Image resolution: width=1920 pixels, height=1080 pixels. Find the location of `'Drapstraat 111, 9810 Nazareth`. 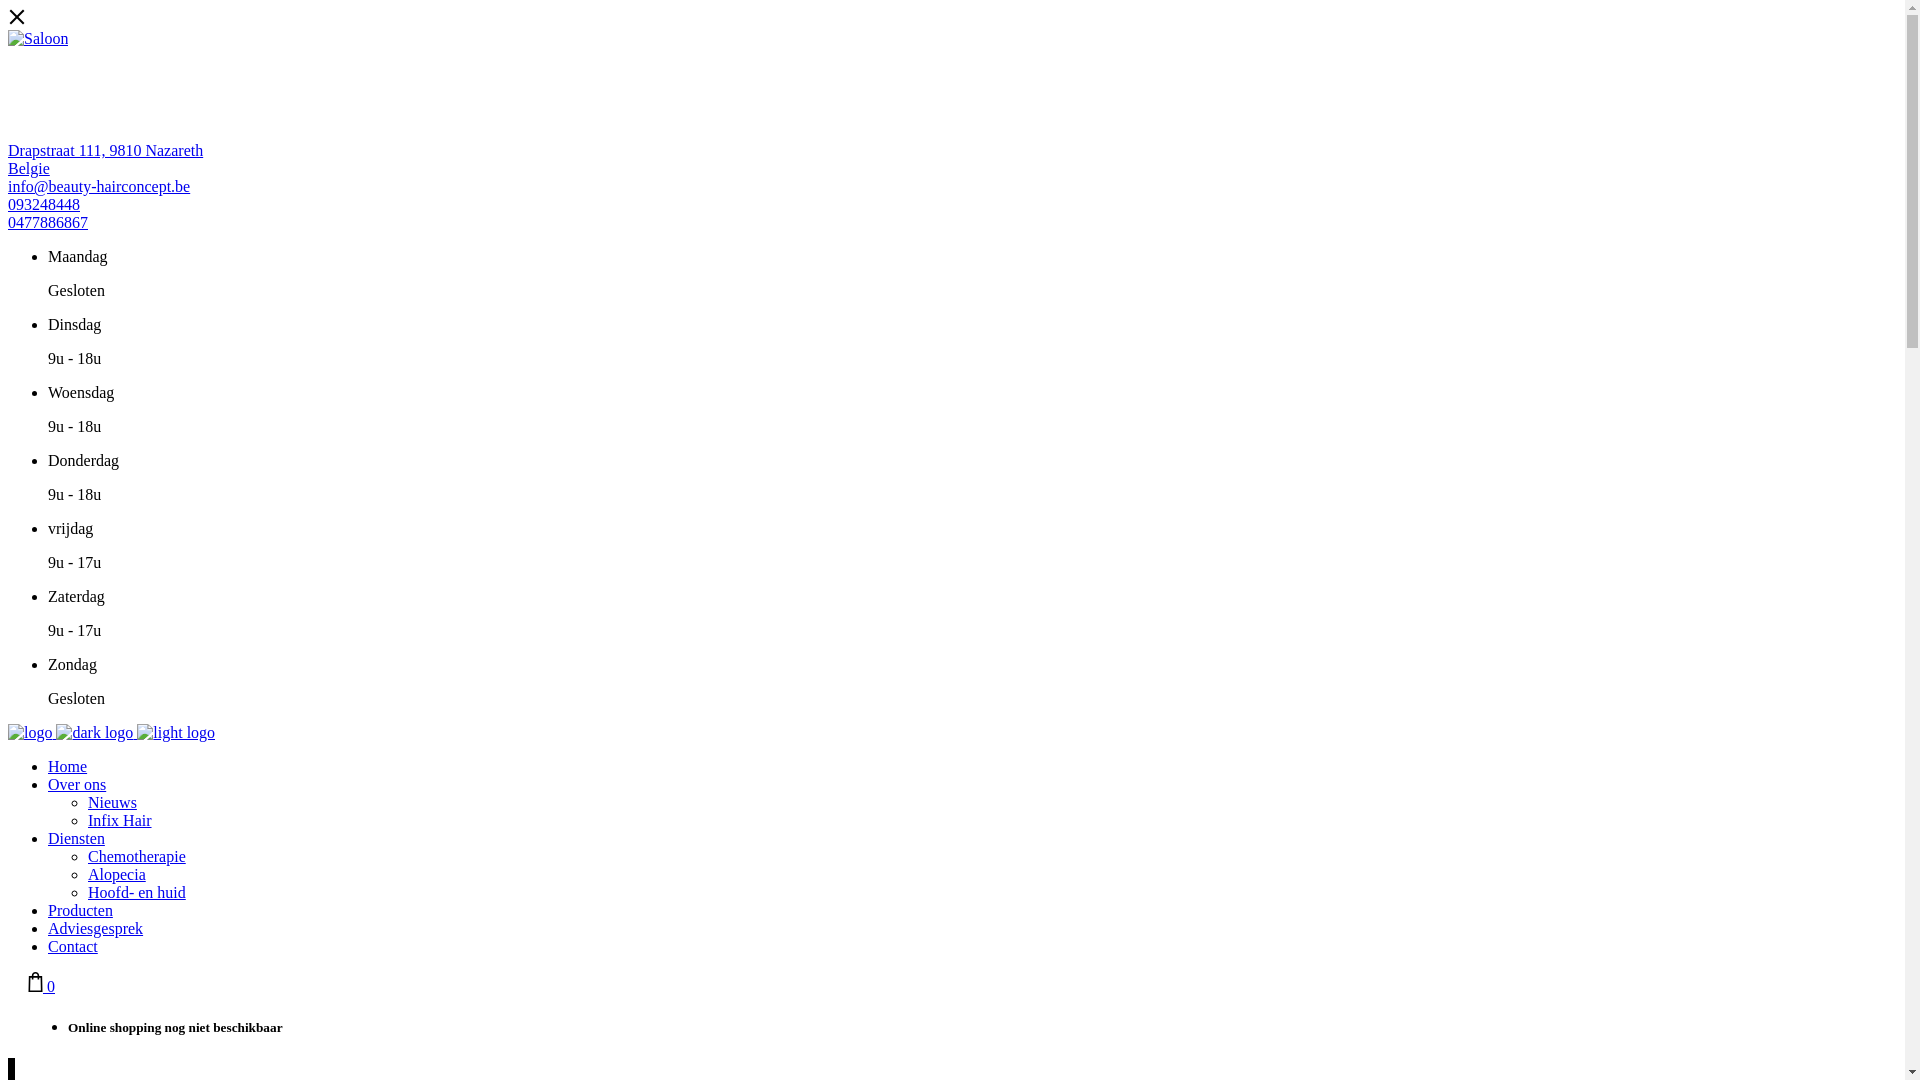

'Drapstraat 111, 9810 Nazareth is located at coordinates (104, 158).